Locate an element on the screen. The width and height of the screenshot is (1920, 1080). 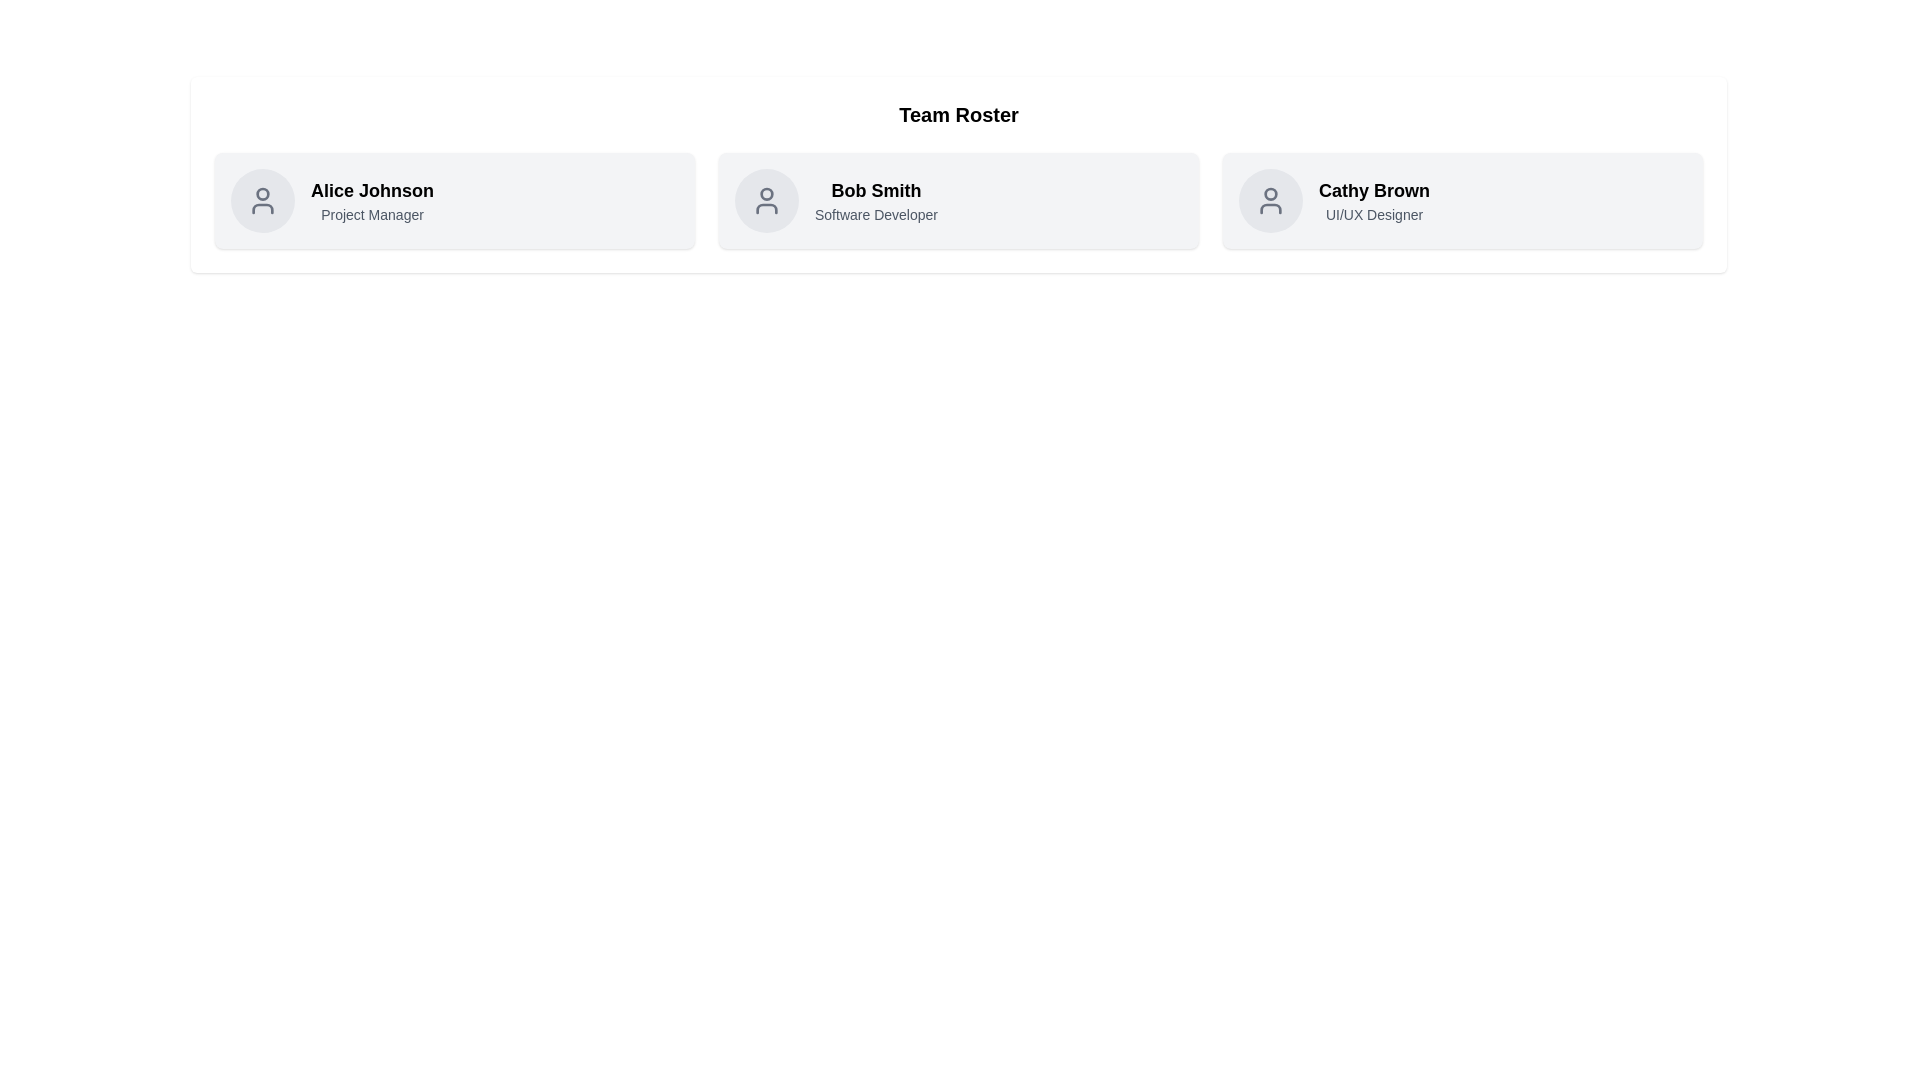
name 'Alice Johnson' and the role 'Project Manager' from the text area in the leftmost card of the 'Team Roster' section is located at coordinates (372, 200).